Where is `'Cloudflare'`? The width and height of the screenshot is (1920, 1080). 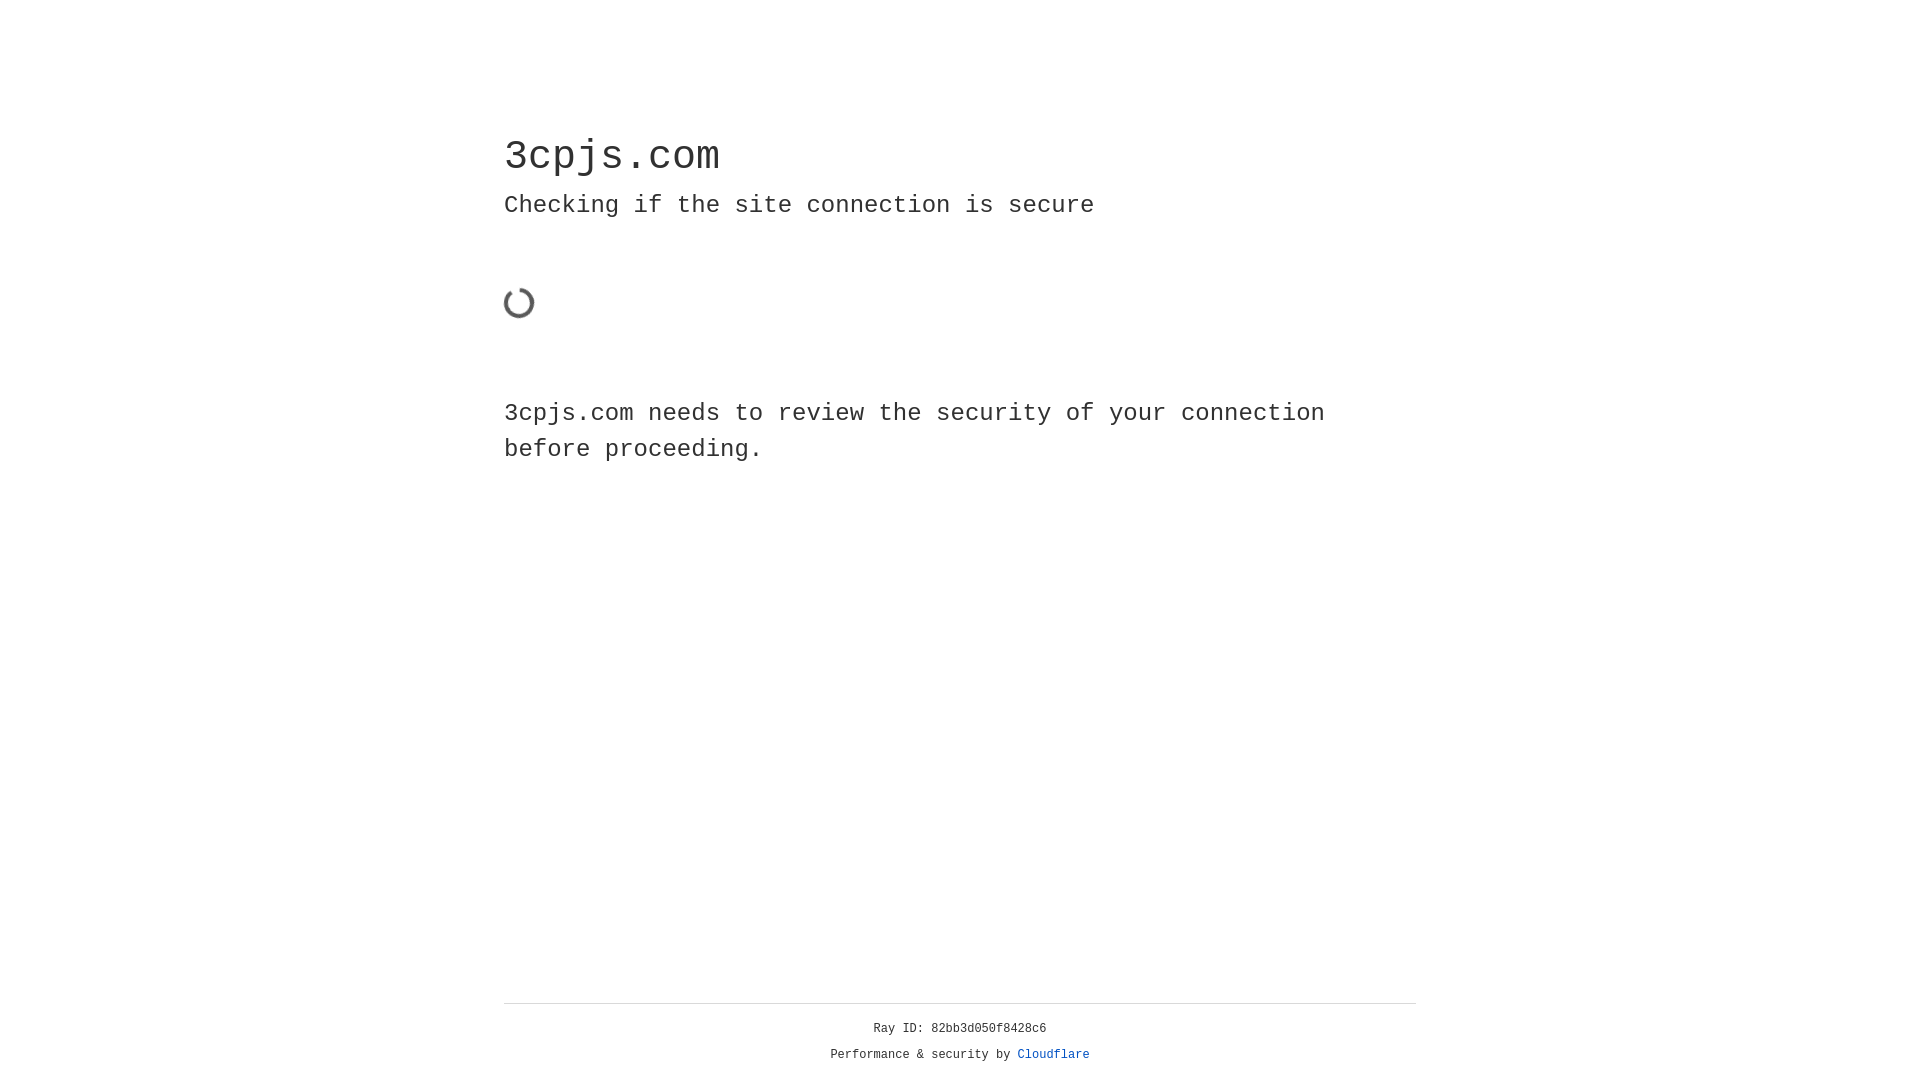 'Cloudflare' is located at coordinates (1053, 1054).